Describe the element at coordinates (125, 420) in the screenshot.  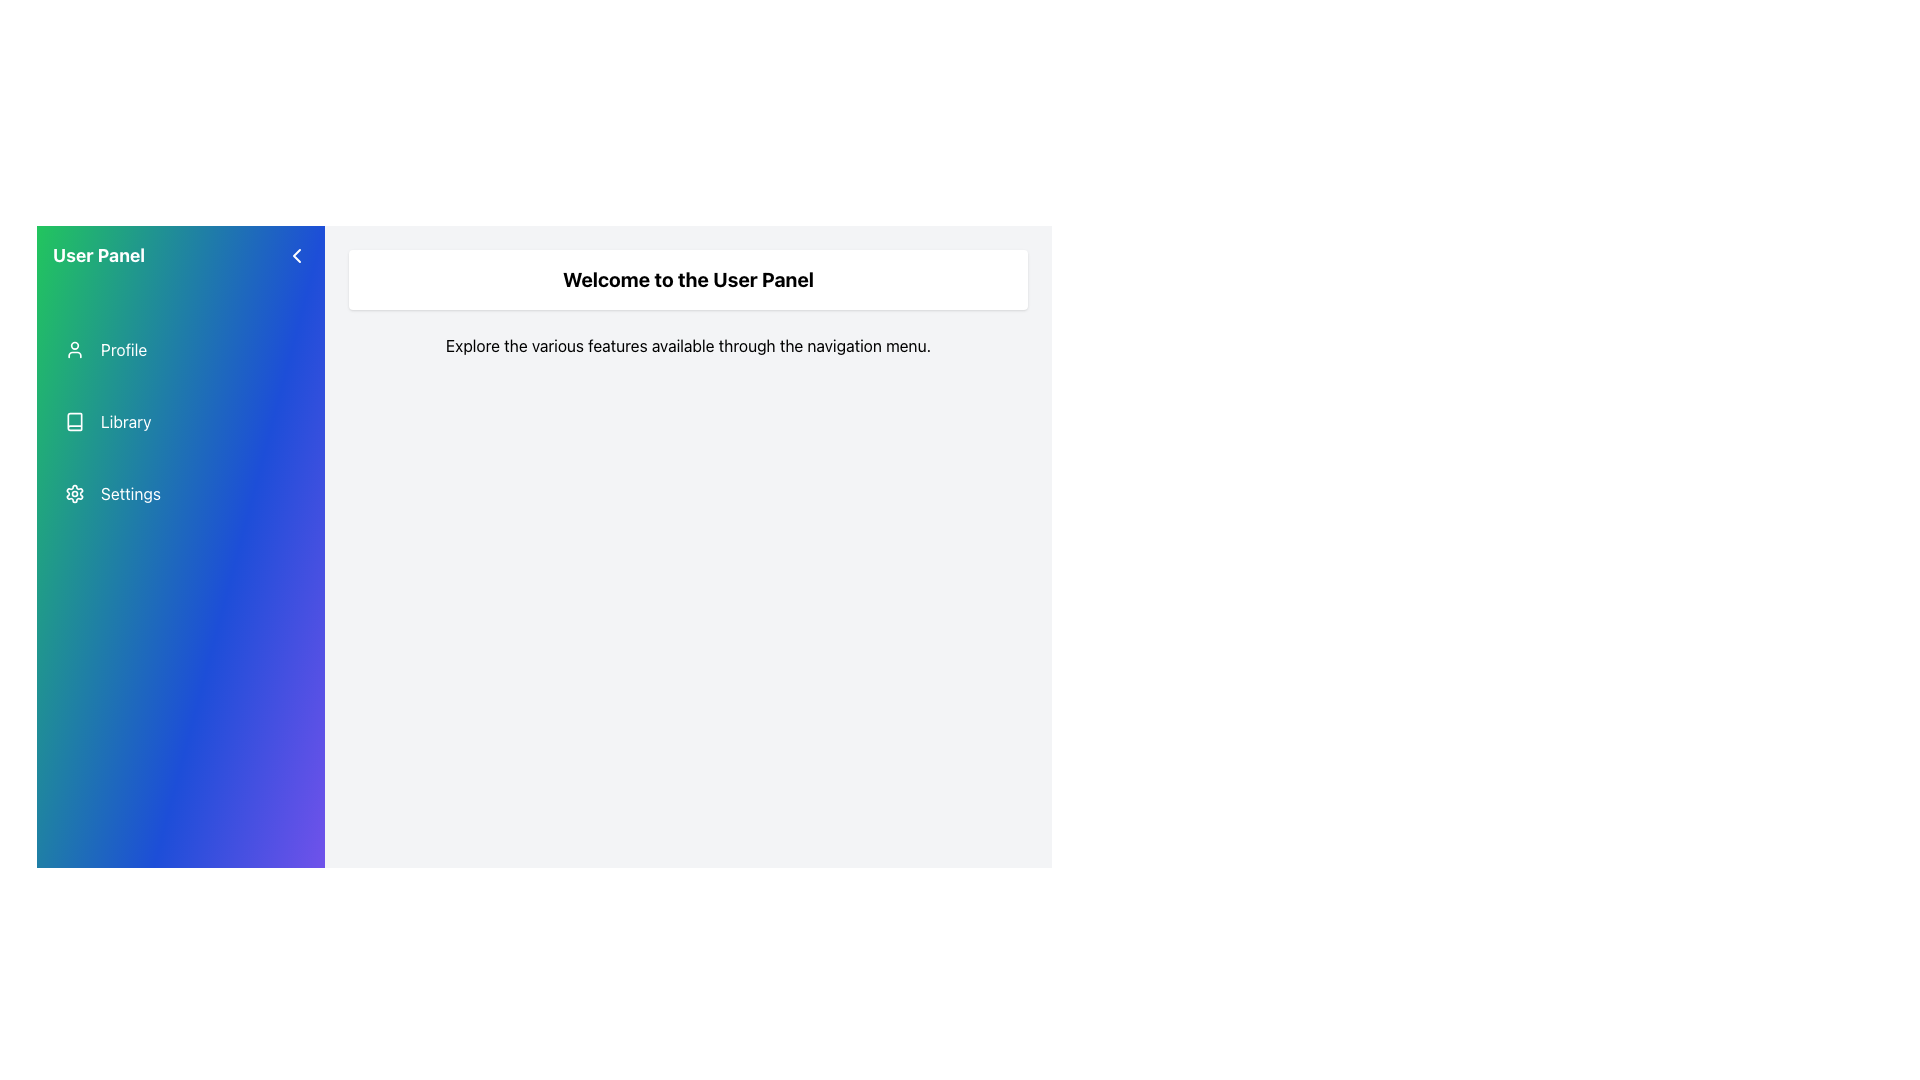
I see `the 'Library' navigational link located in the second position of the navigation menu, which is under the 'Profile' item and above the 'Settings' item` at that location.